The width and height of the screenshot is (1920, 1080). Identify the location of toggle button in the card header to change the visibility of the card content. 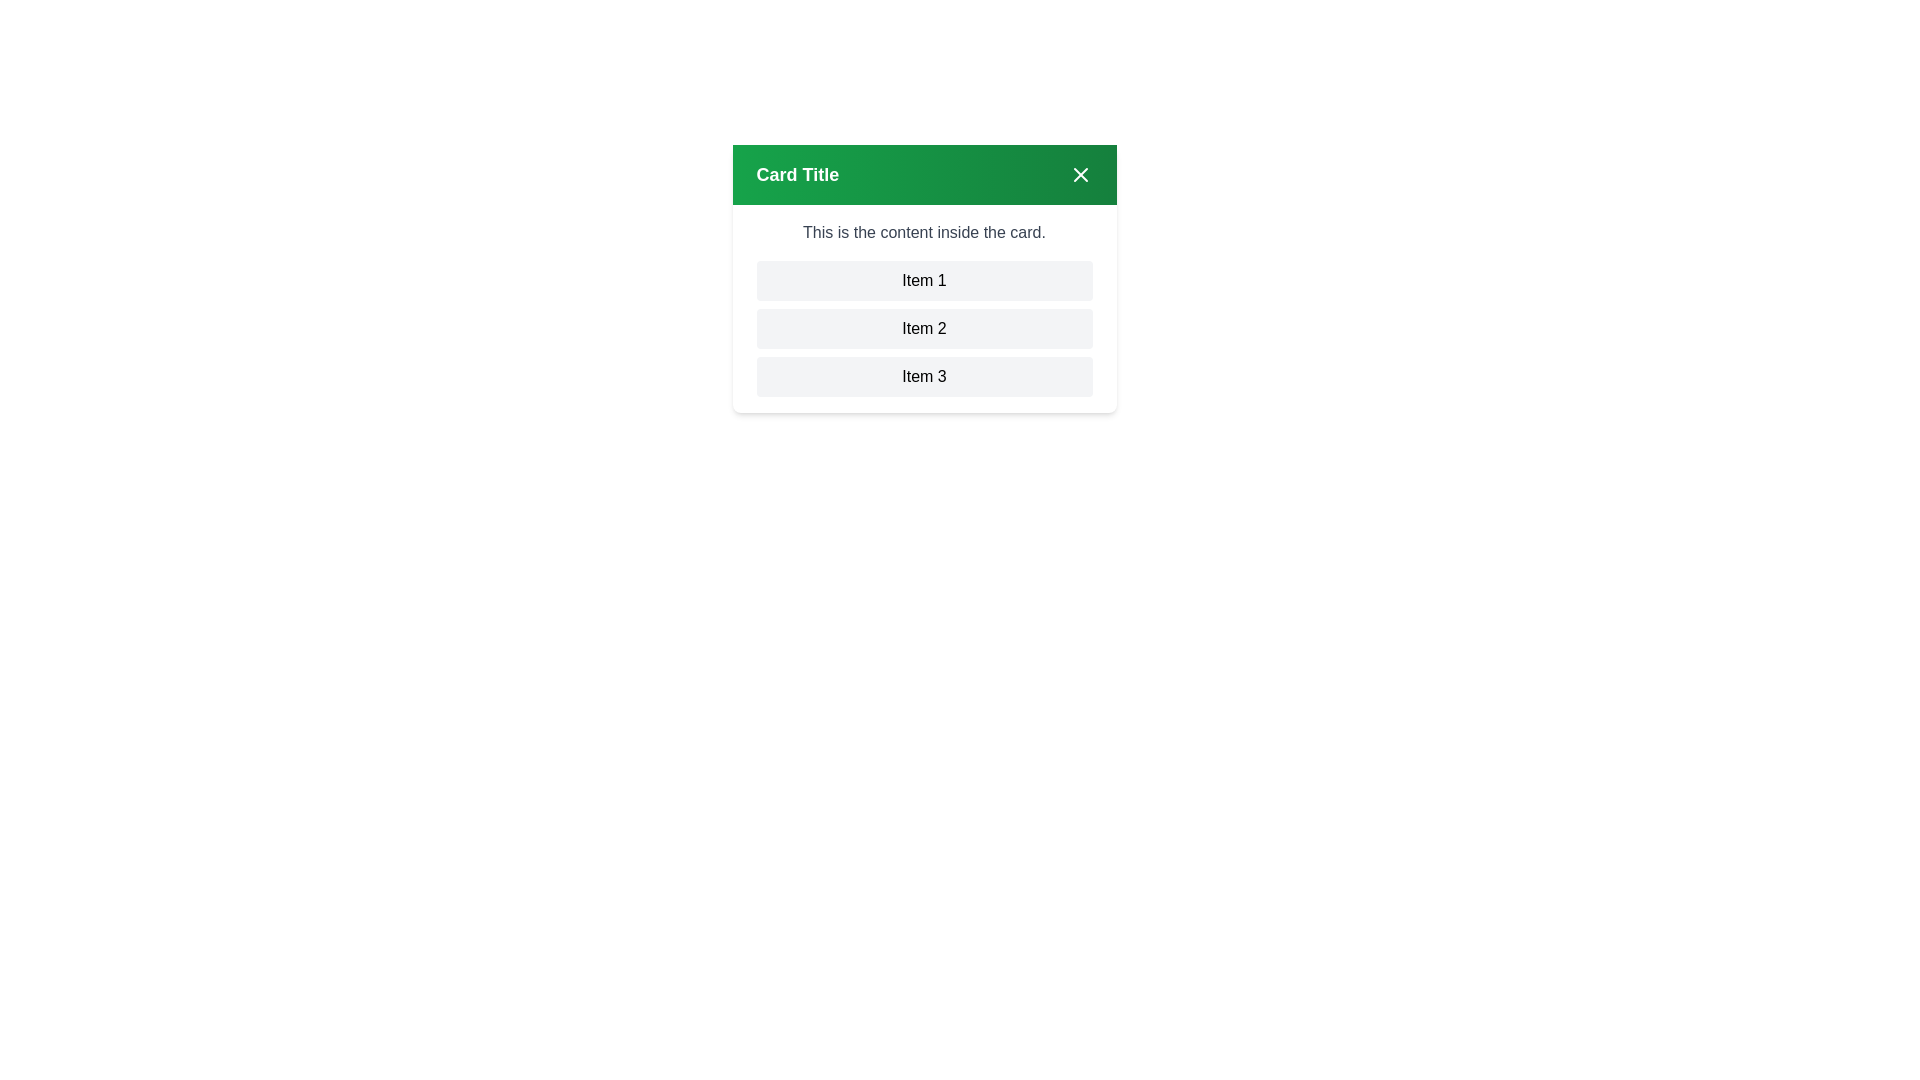
(1079, 173).